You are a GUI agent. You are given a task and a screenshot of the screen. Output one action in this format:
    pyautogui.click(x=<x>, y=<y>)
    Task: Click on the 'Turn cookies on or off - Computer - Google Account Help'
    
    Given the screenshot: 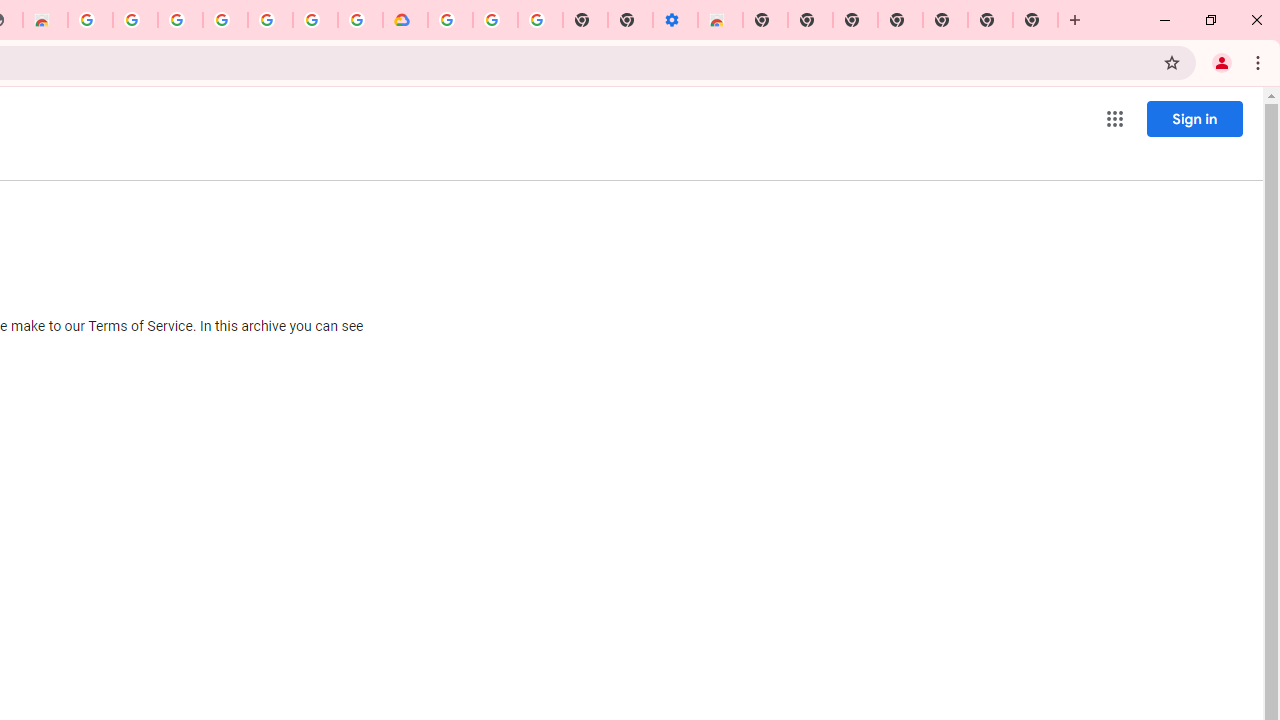 What is the action you would take?
    pyautogui.click(x=540, y=20)
    